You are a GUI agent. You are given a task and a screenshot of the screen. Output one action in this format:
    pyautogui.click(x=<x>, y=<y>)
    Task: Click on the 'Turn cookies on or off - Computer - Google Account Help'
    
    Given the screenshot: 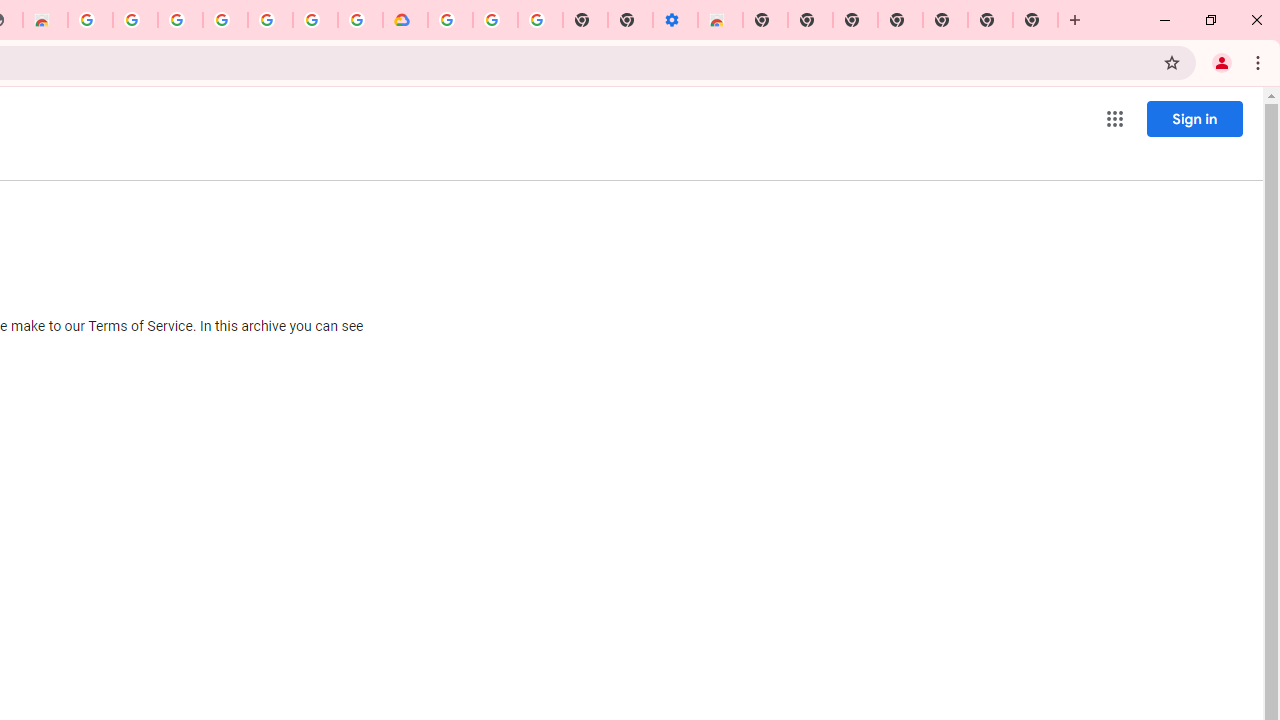 What is the action you would take?
    pyautogui.click(x=540, y=20)
    